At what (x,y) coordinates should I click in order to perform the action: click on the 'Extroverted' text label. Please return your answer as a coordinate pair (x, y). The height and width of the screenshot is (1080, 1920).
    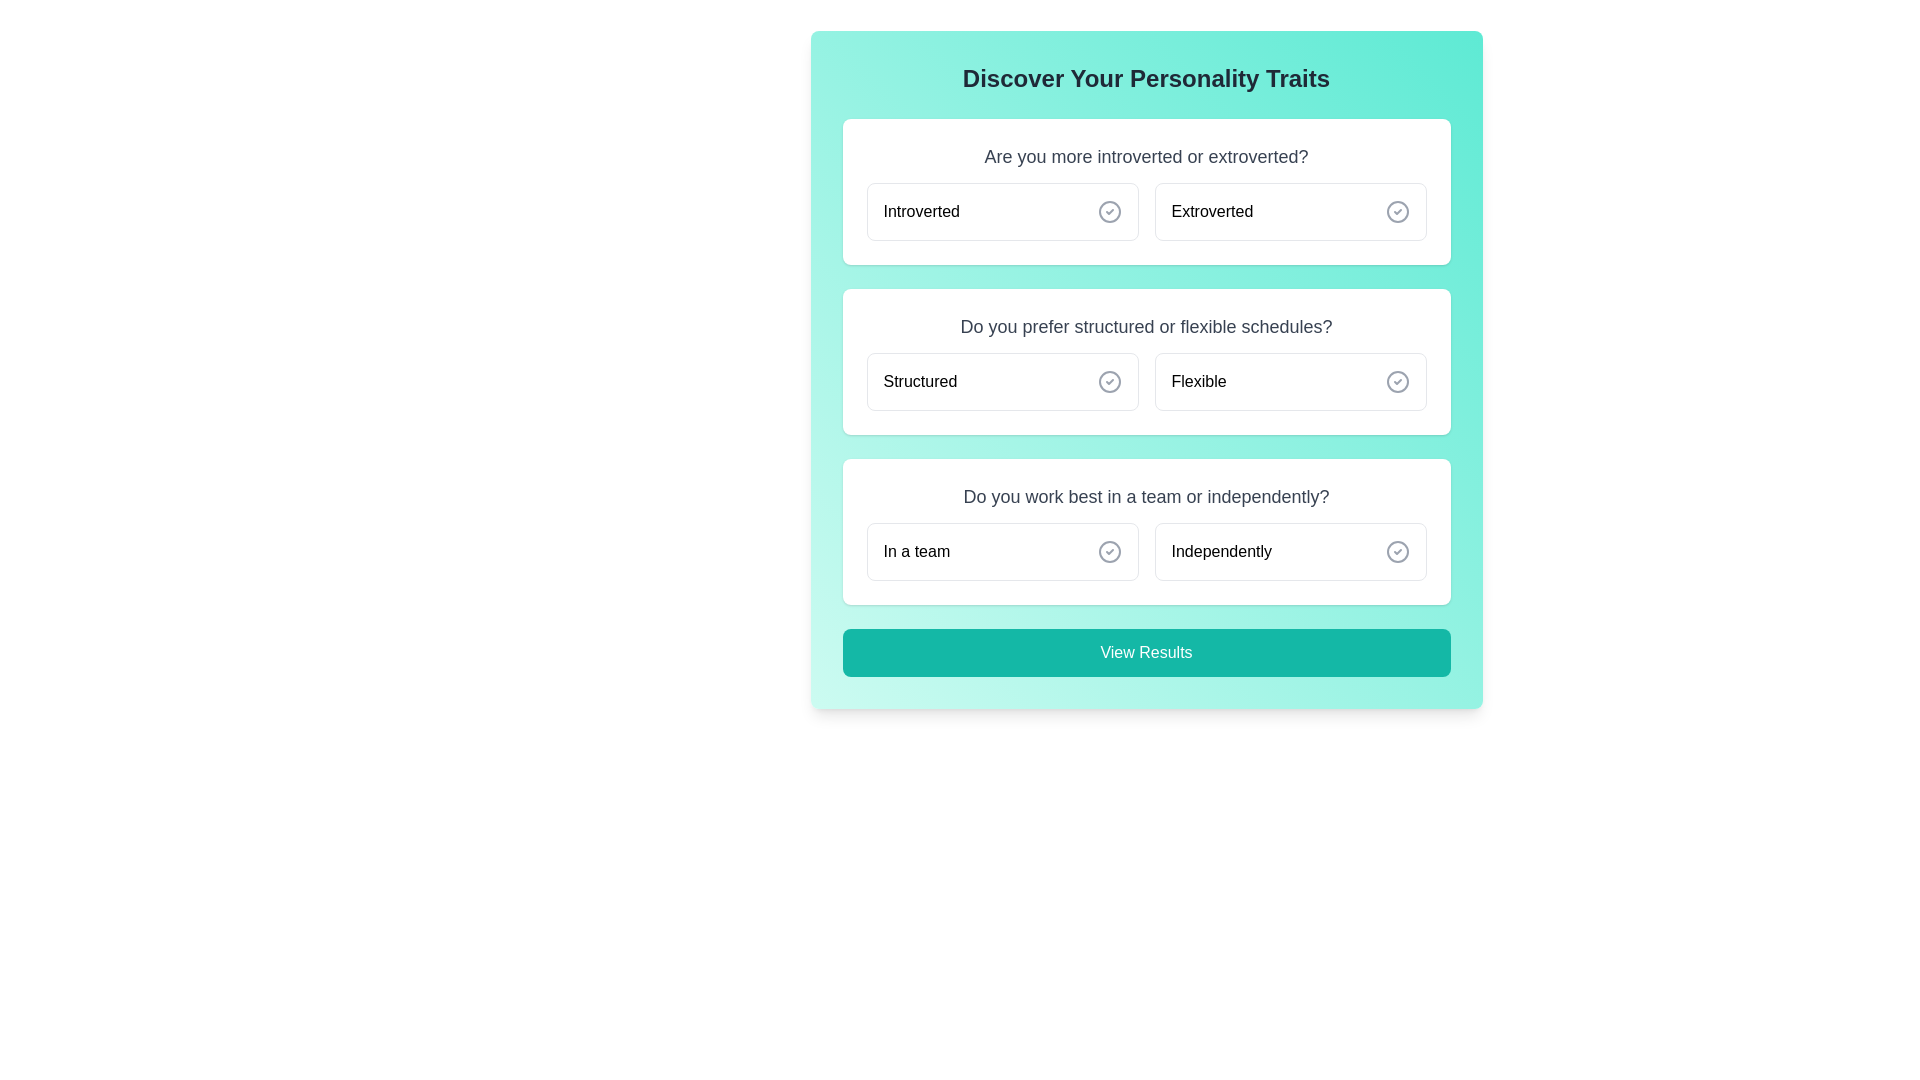
    Looking at the image, I should click on (1211, 212).